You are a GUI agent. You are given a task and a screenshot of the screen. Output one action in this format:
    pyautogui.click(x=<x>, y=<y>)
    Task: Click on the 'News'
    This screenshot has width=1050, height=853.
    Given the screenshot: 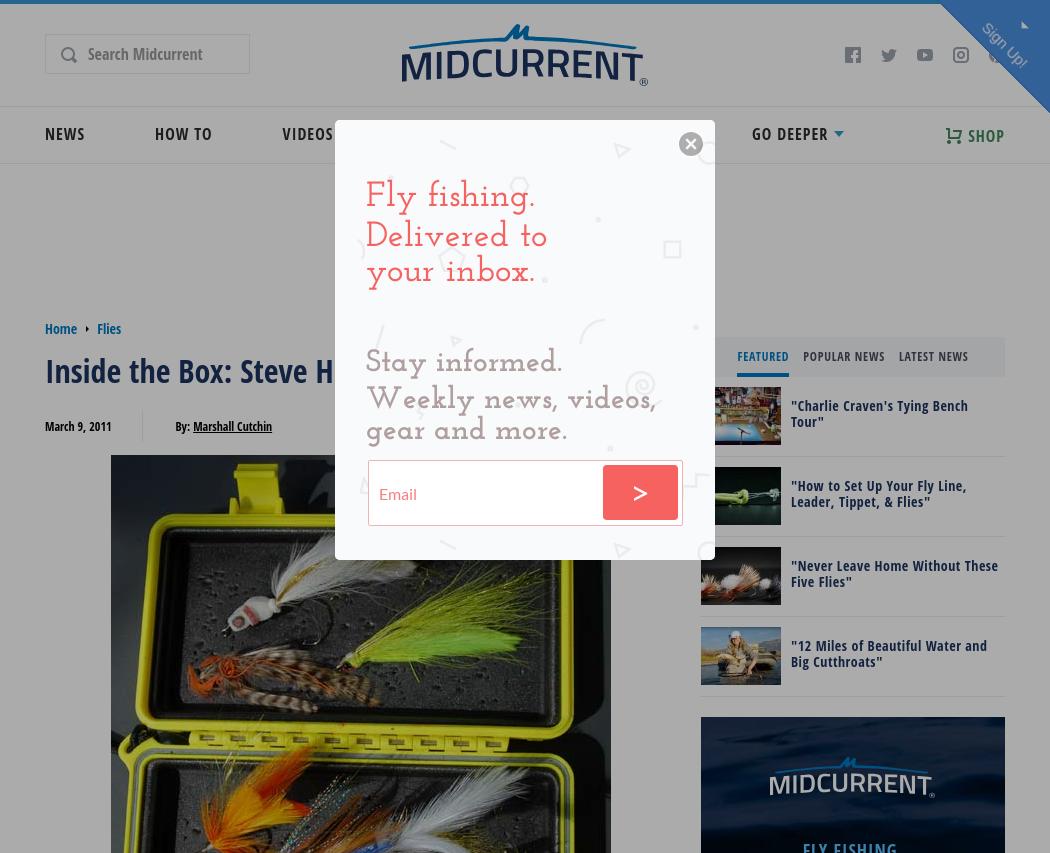 What is the action you would take?
    pyautogui.click(x=63, y=133)
    